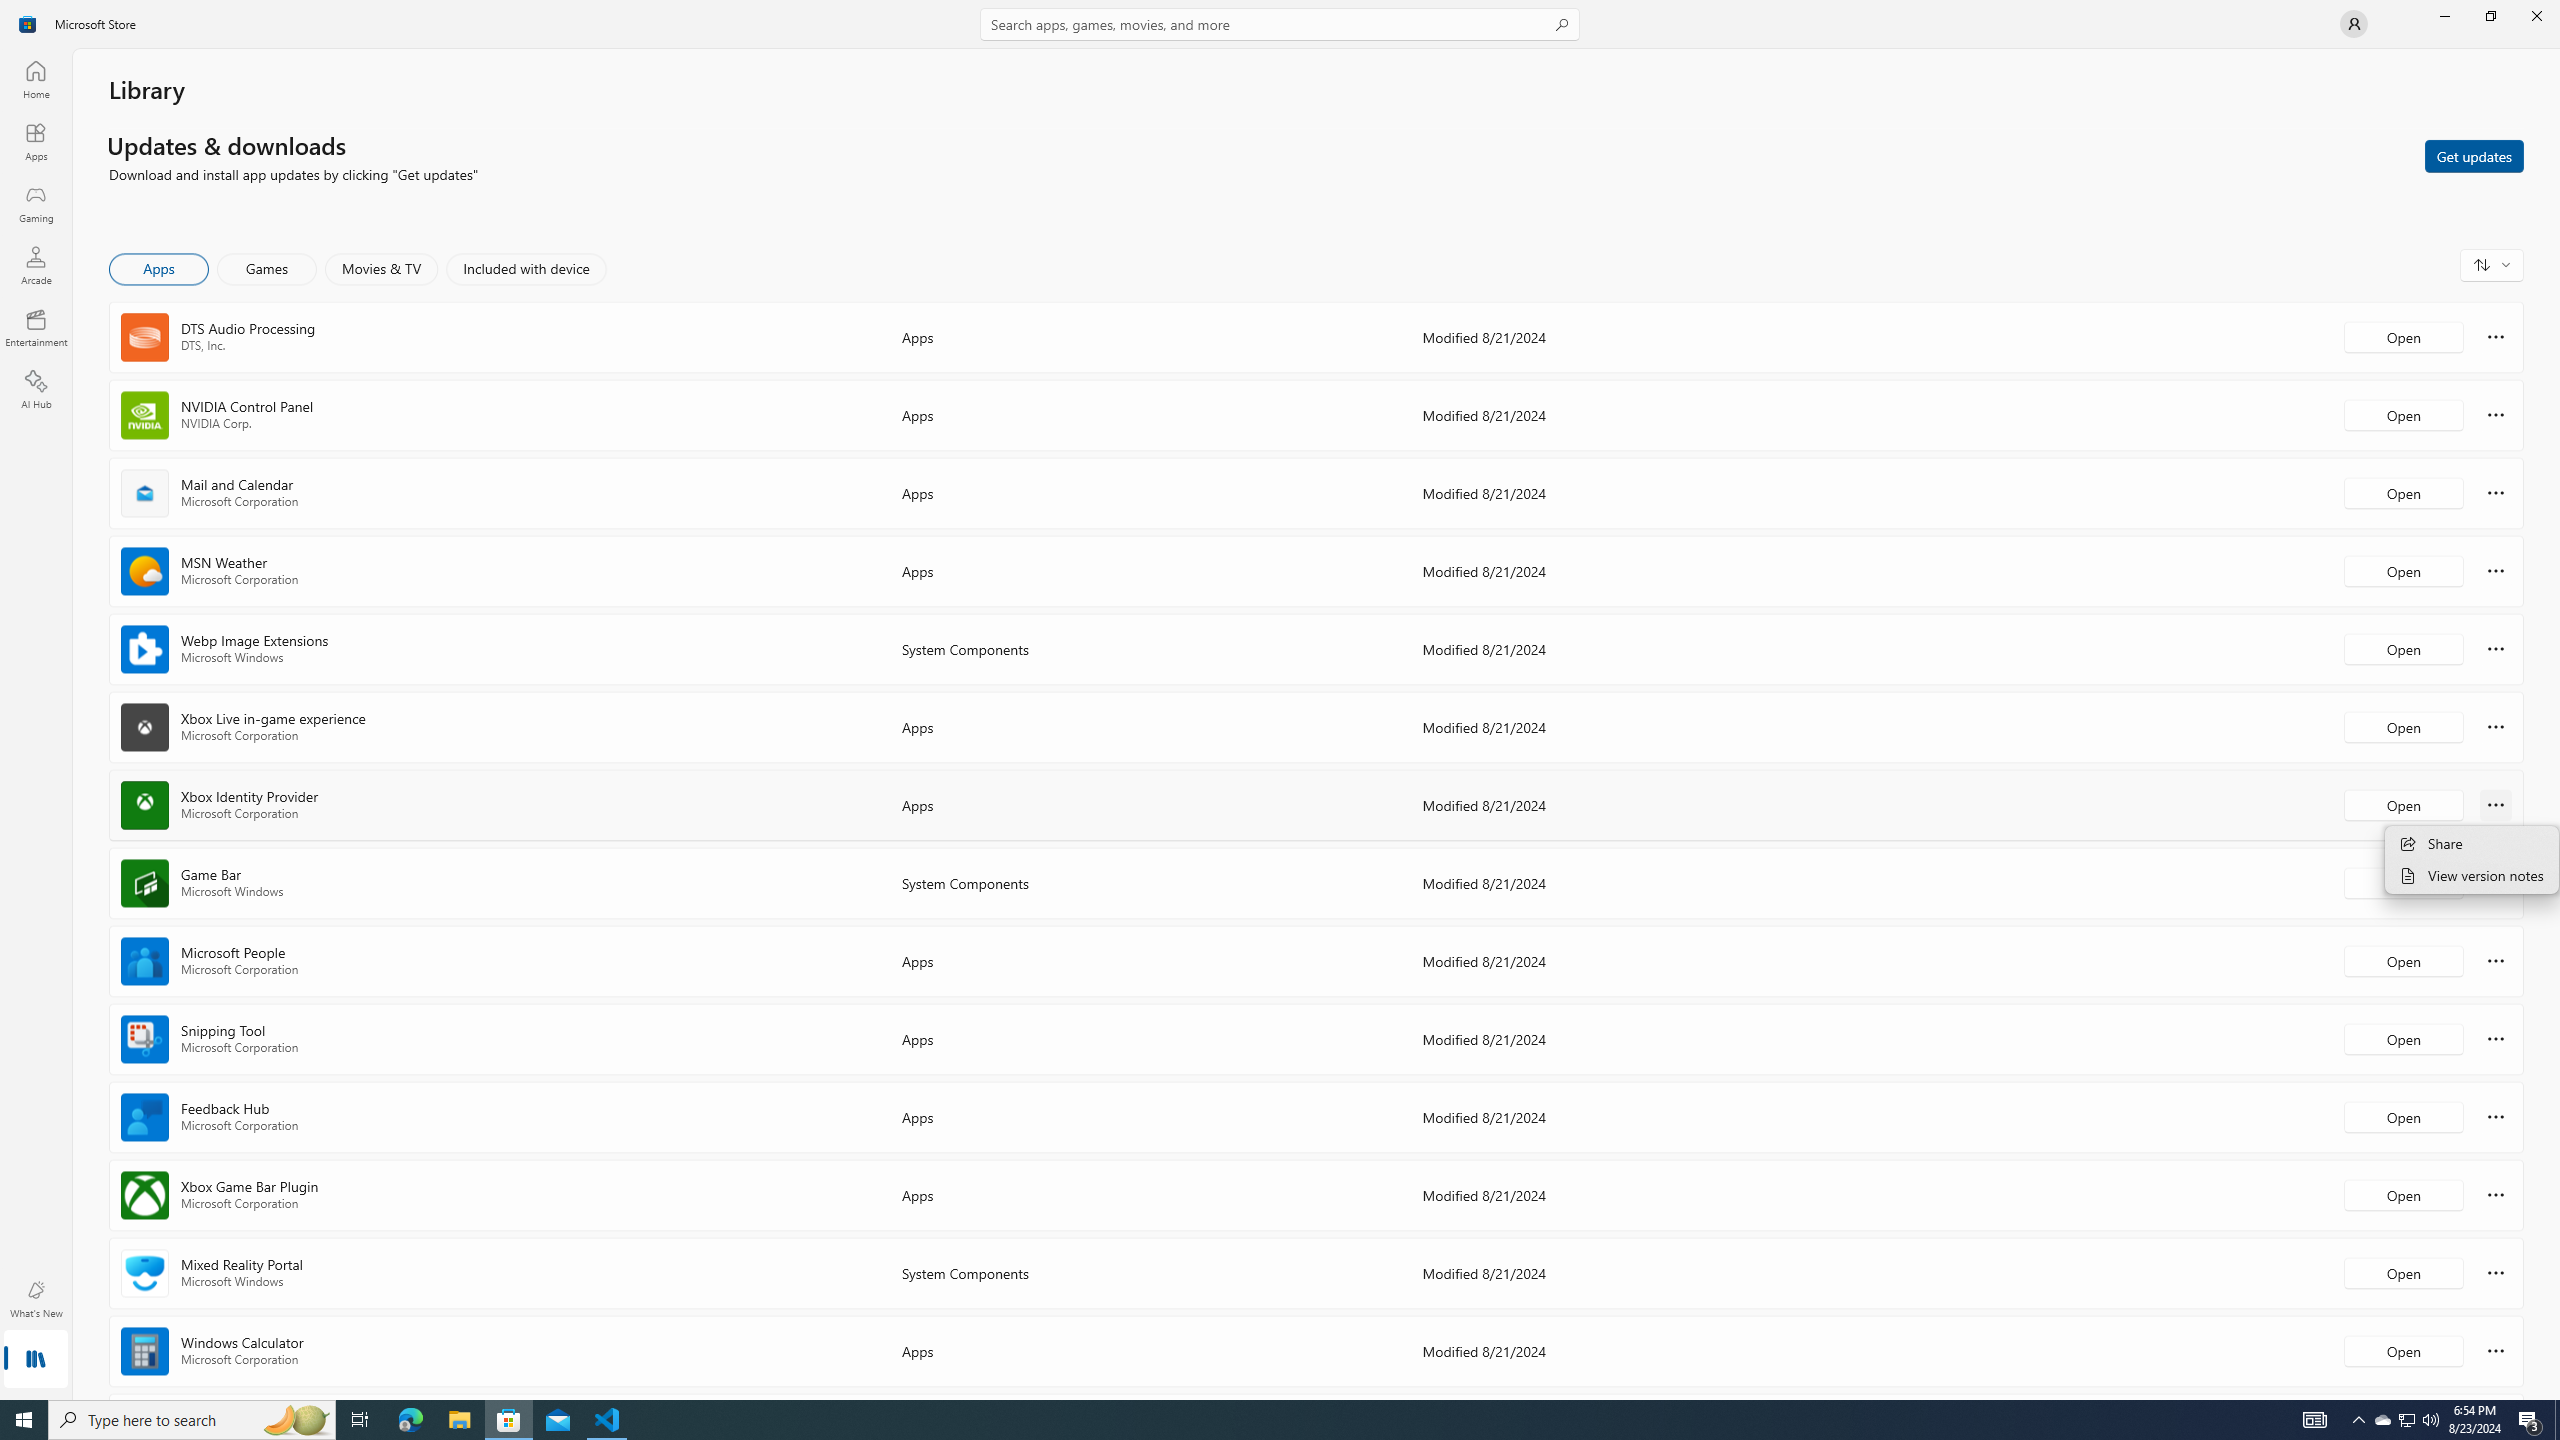 The width and height of the screenshot is (2560, 1440). I want to click on 'Home', so click(34, 78).